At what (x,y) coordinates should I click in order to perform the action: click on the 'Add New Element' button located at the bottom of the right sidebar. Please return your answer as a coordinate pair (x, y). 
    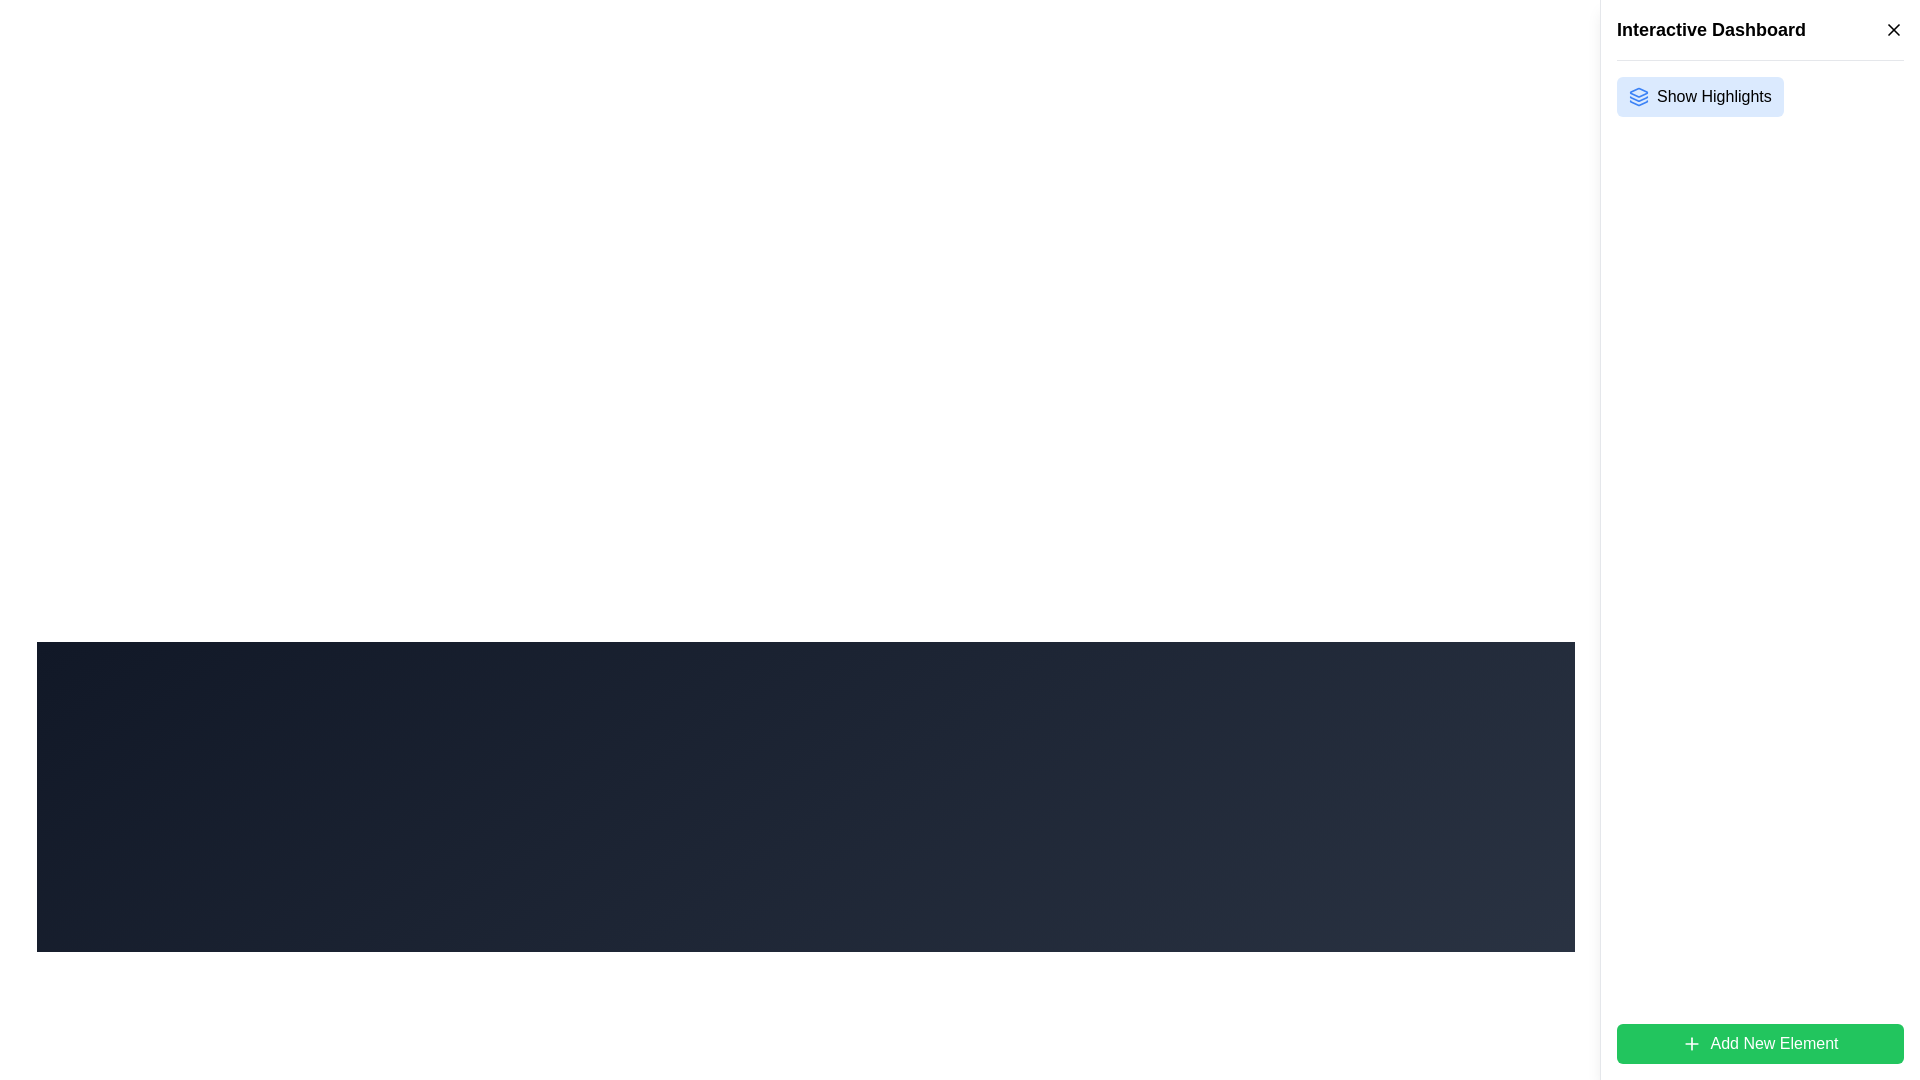
    Looking at the image, I should click on (1760, 1043).